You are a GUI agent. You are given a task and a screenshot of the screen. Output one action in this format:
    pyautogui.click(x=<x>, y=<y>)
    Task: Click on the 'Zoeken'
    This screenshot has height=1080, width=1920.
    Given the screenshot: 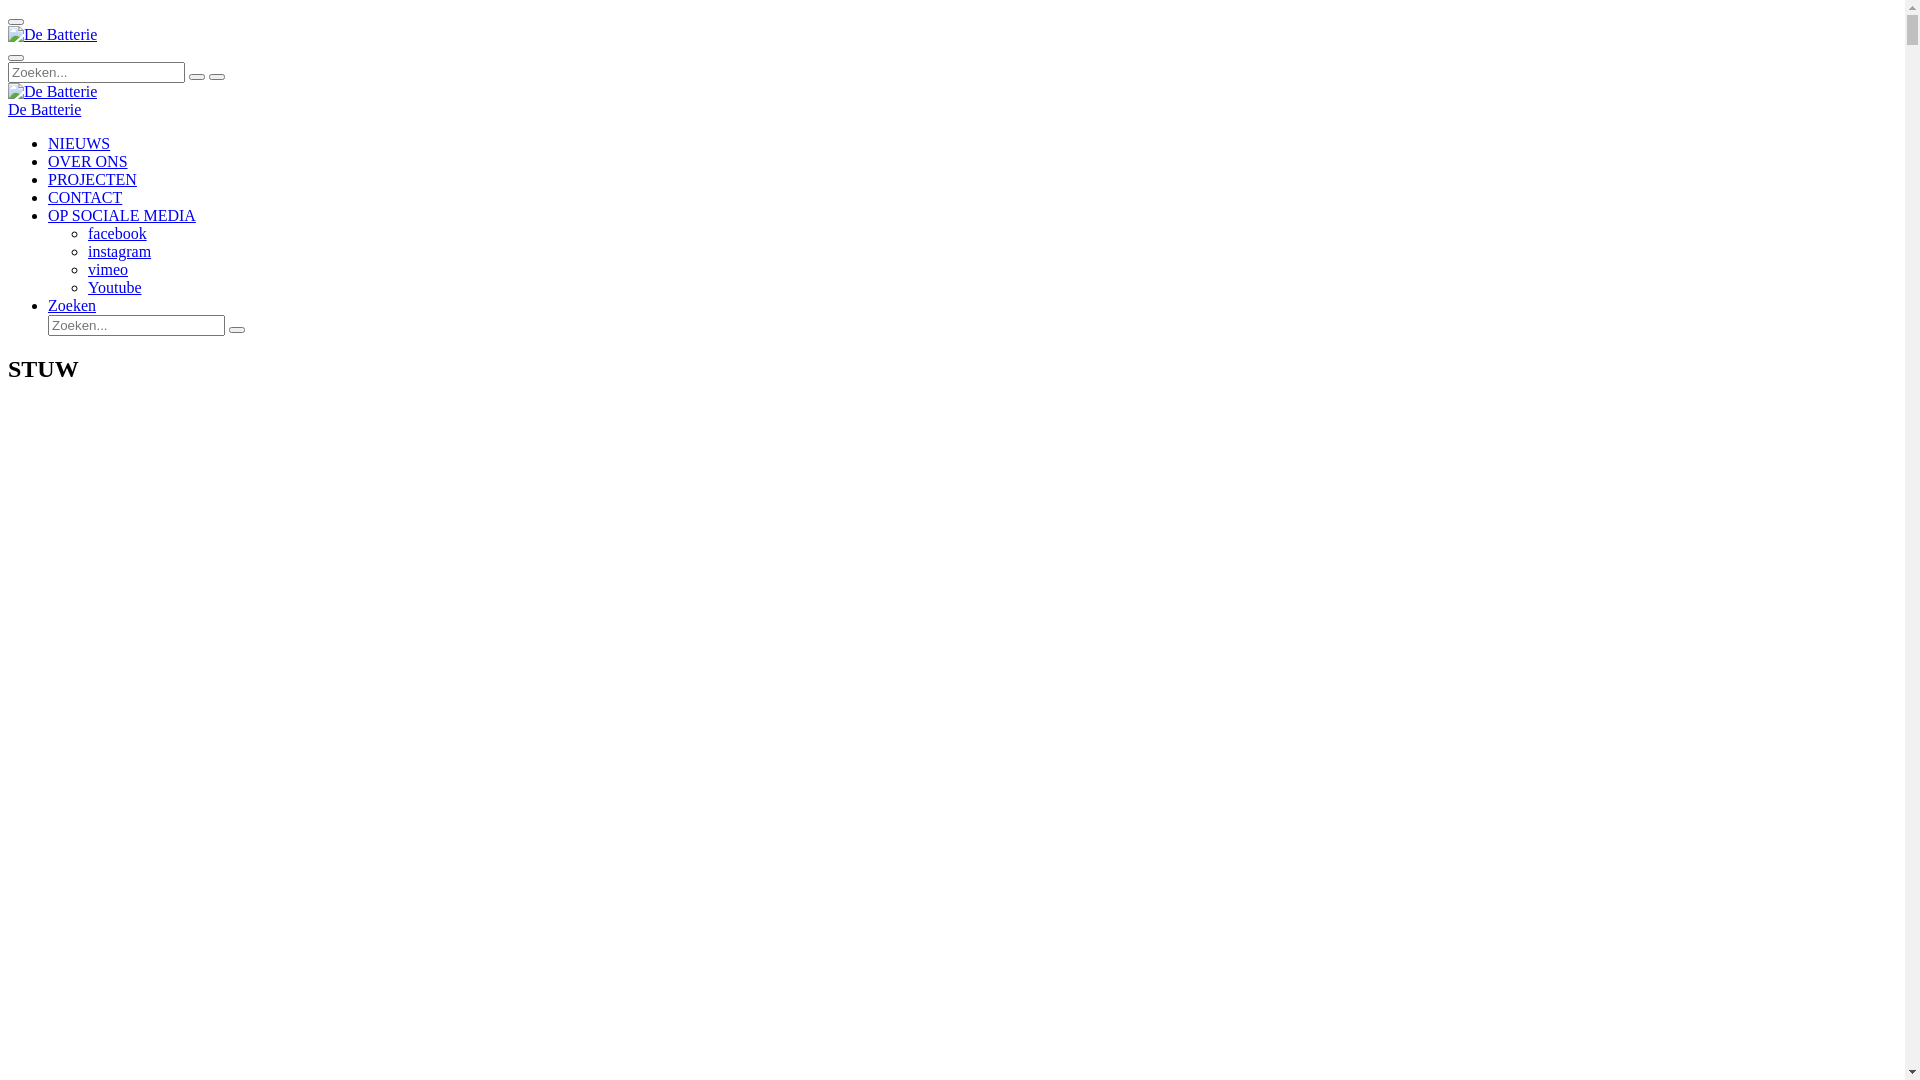 What is the action you would take?
    pyautogui.click(x=48, y=305)
    